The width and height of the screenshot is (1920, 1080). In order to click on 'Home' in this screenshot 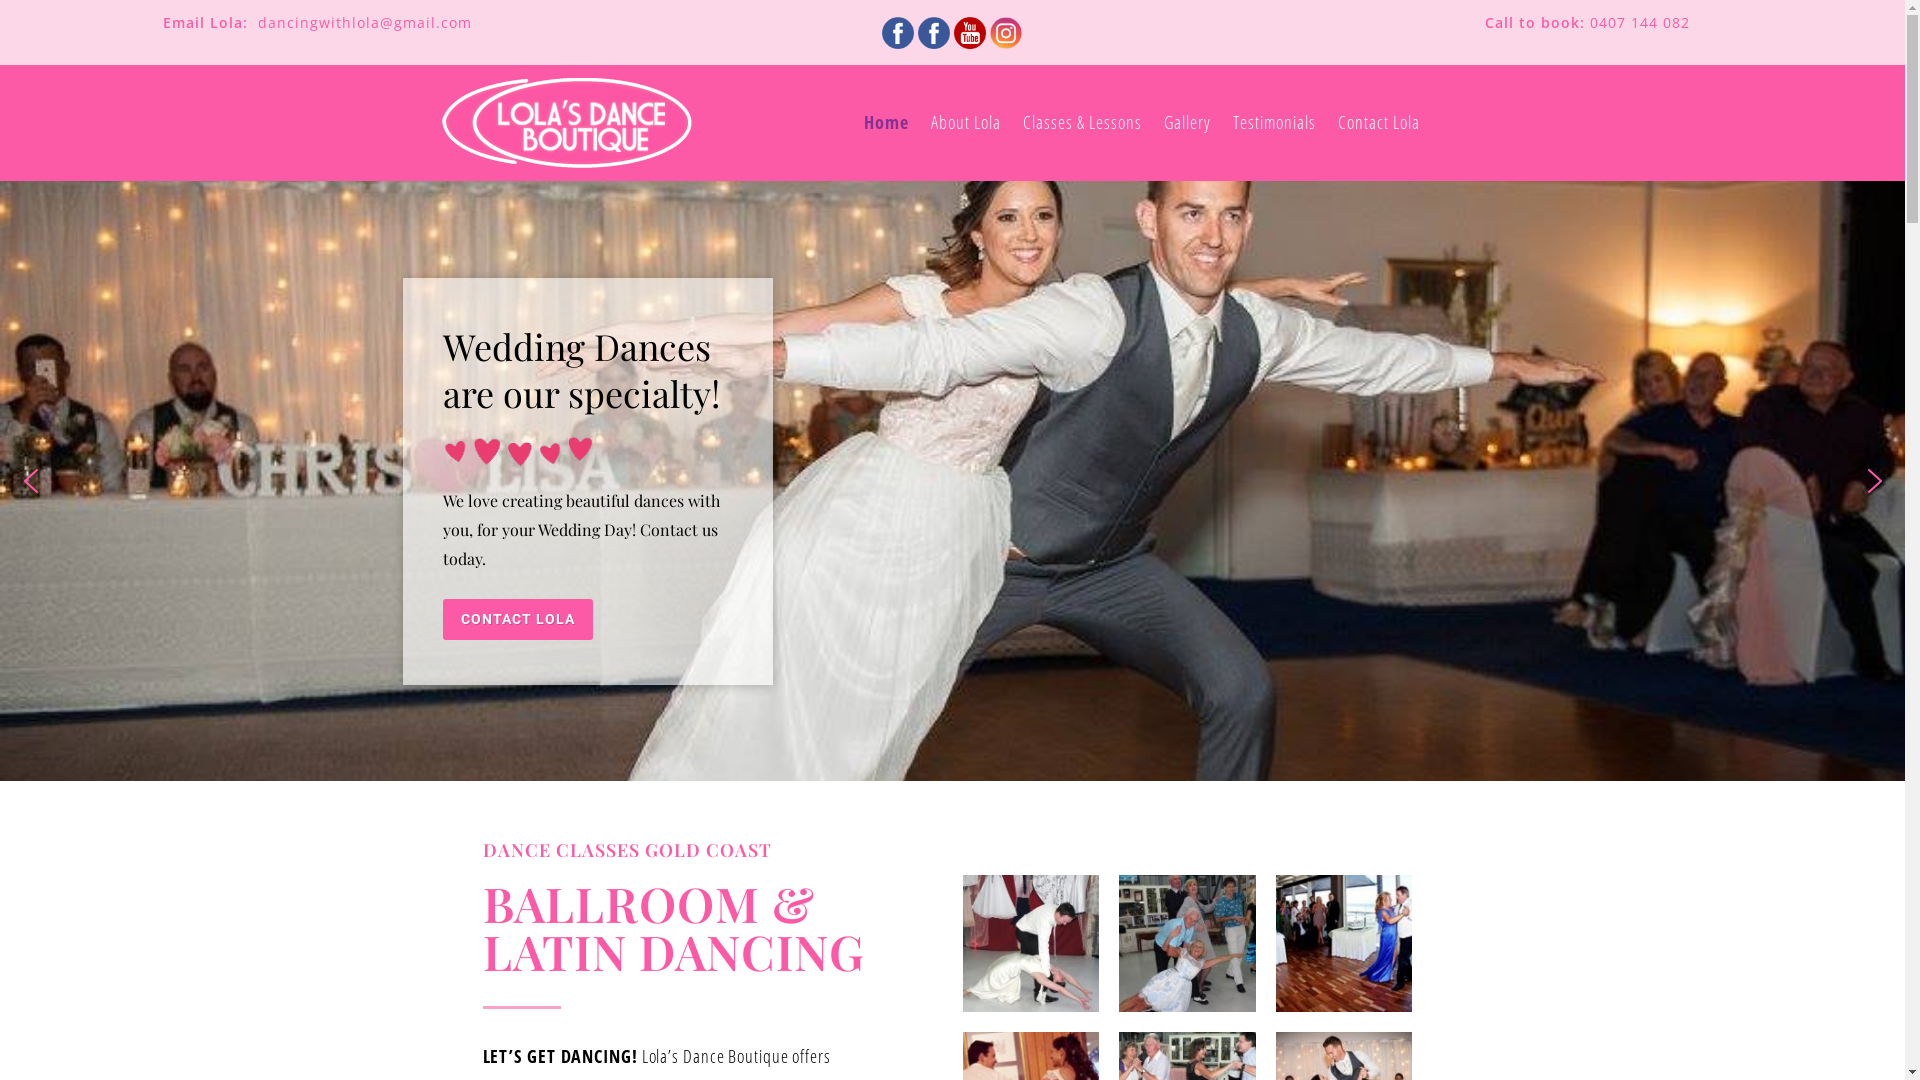, I will do `click(885, 123)`.